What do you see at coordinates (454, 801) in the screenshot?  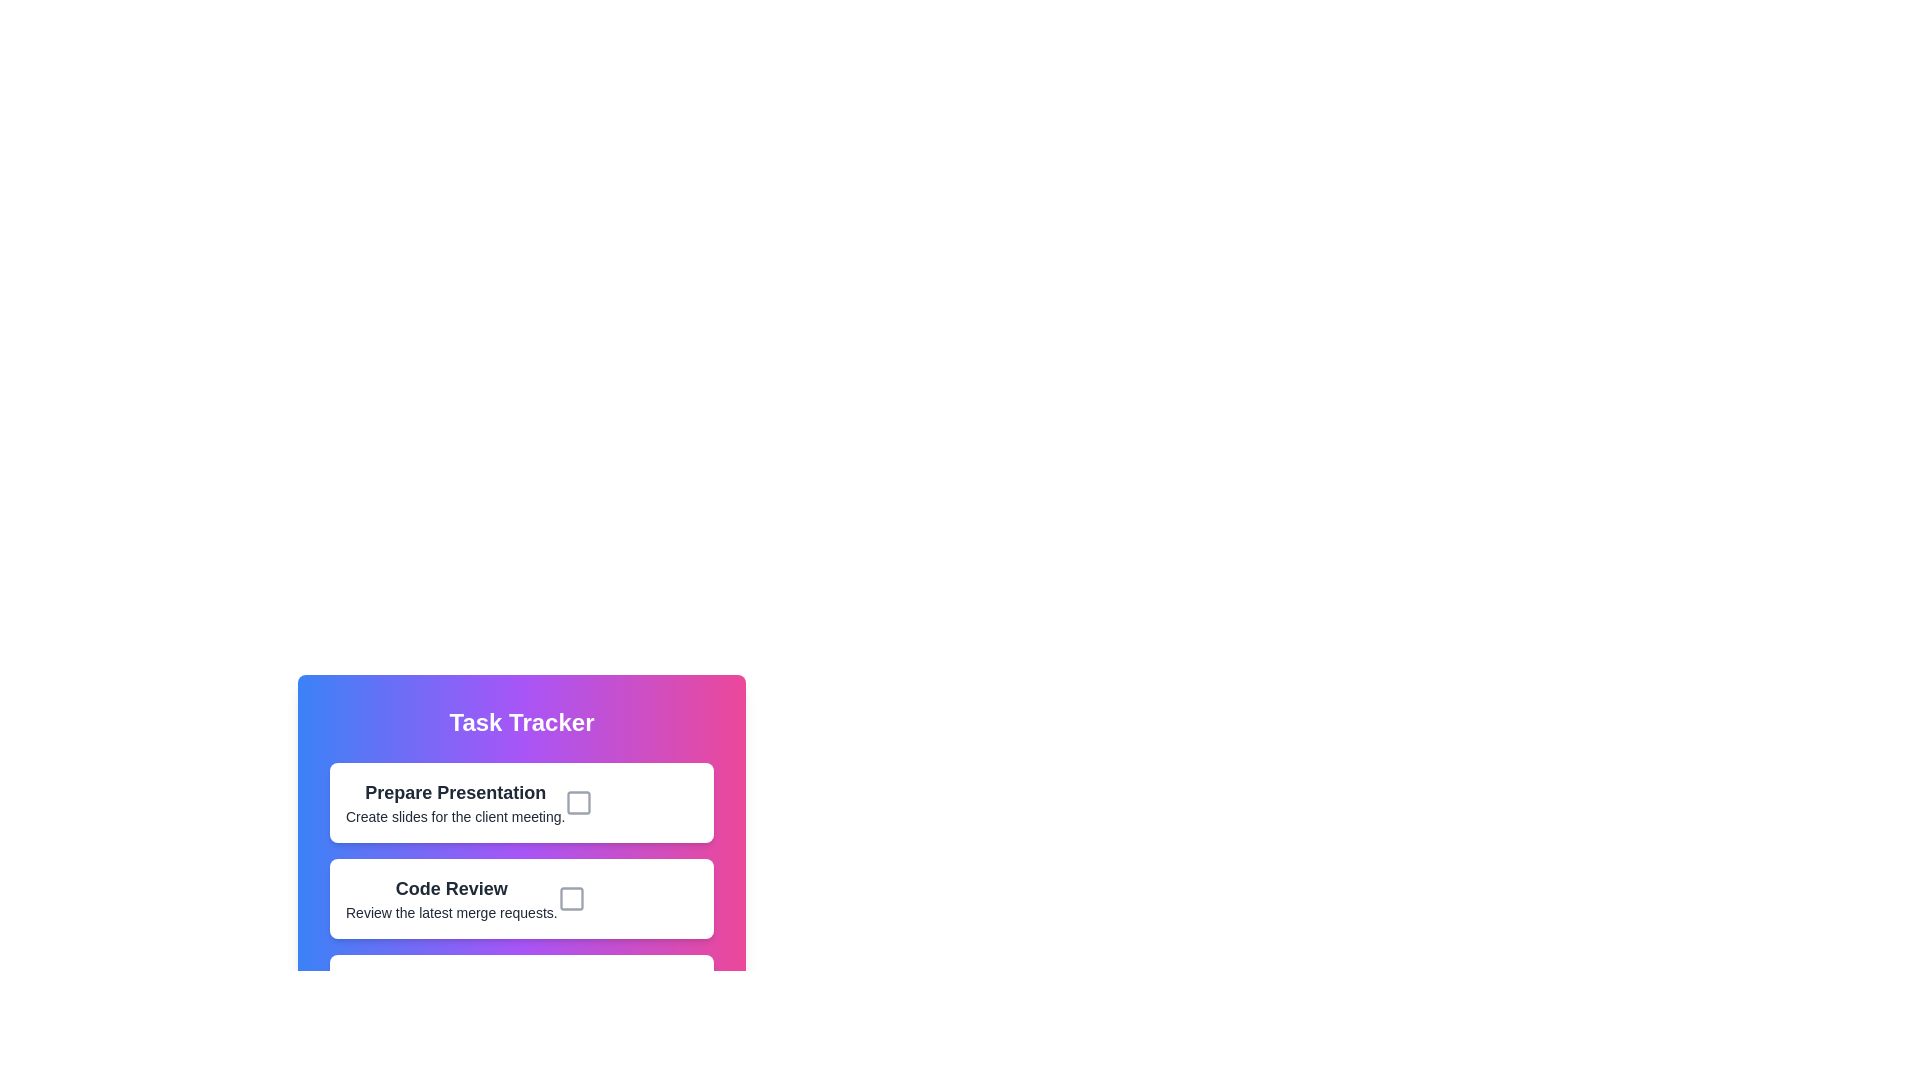 I see `the Task item block titled 'Prepare Presentation' which contains the description 'Create slides for the client meeting.'` at bounding box center [454, 801].